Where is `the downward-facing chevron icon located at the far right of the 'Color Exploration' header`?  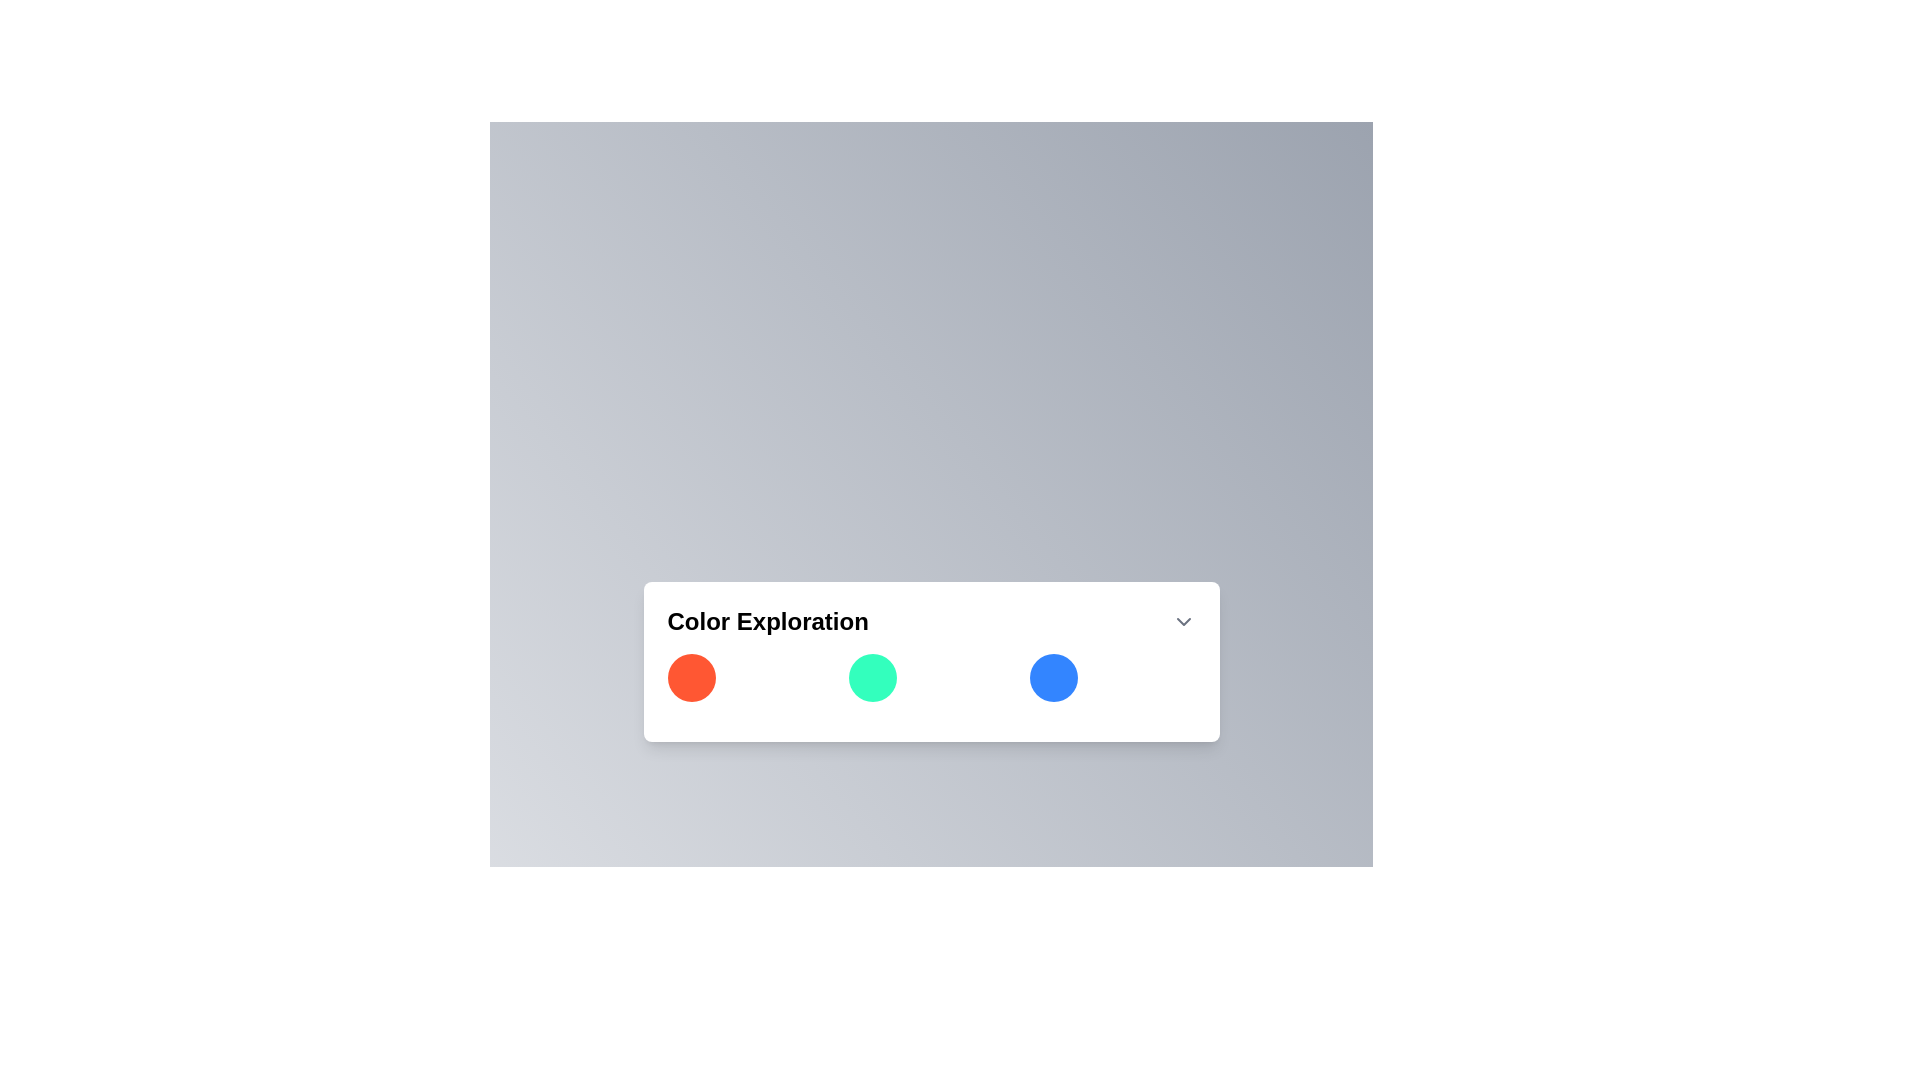
the downward-facing chevron icon located at the far right of the 'Color Exploration' header is located at coordinates (1183, 620).